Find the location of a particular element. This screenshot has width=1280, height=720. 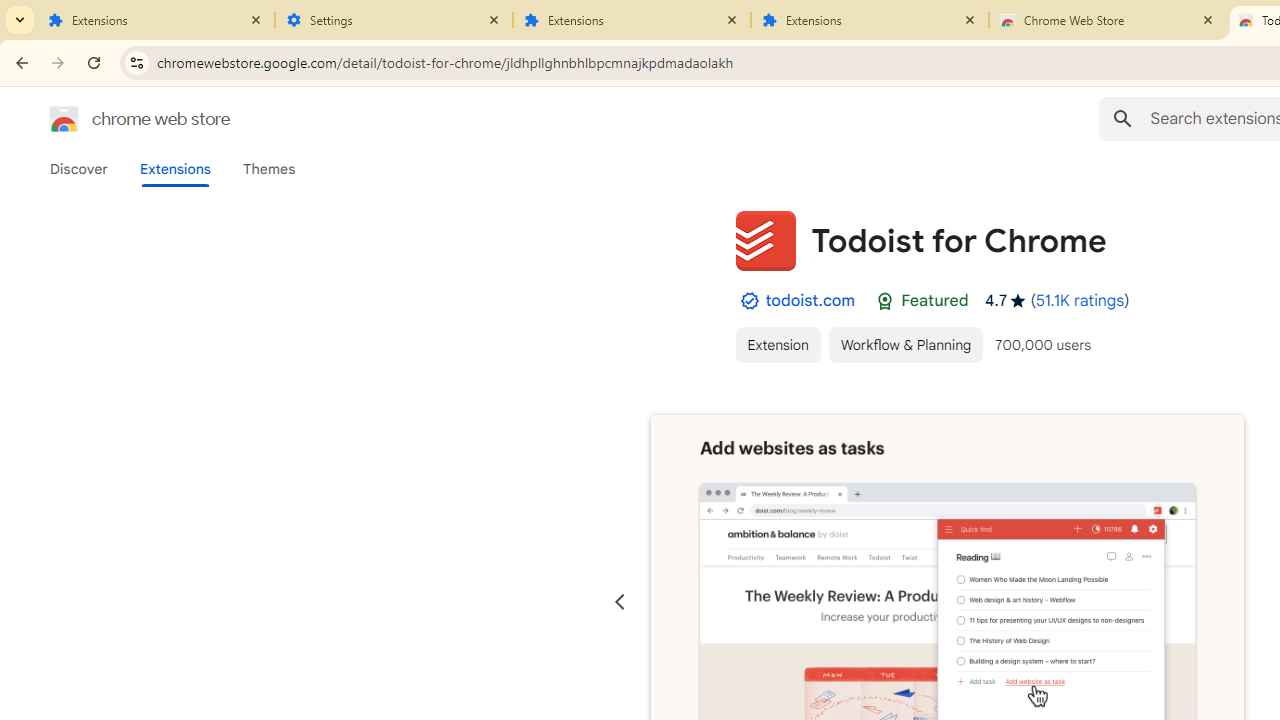

'Previous slide' is located at coordinates (618, 601).